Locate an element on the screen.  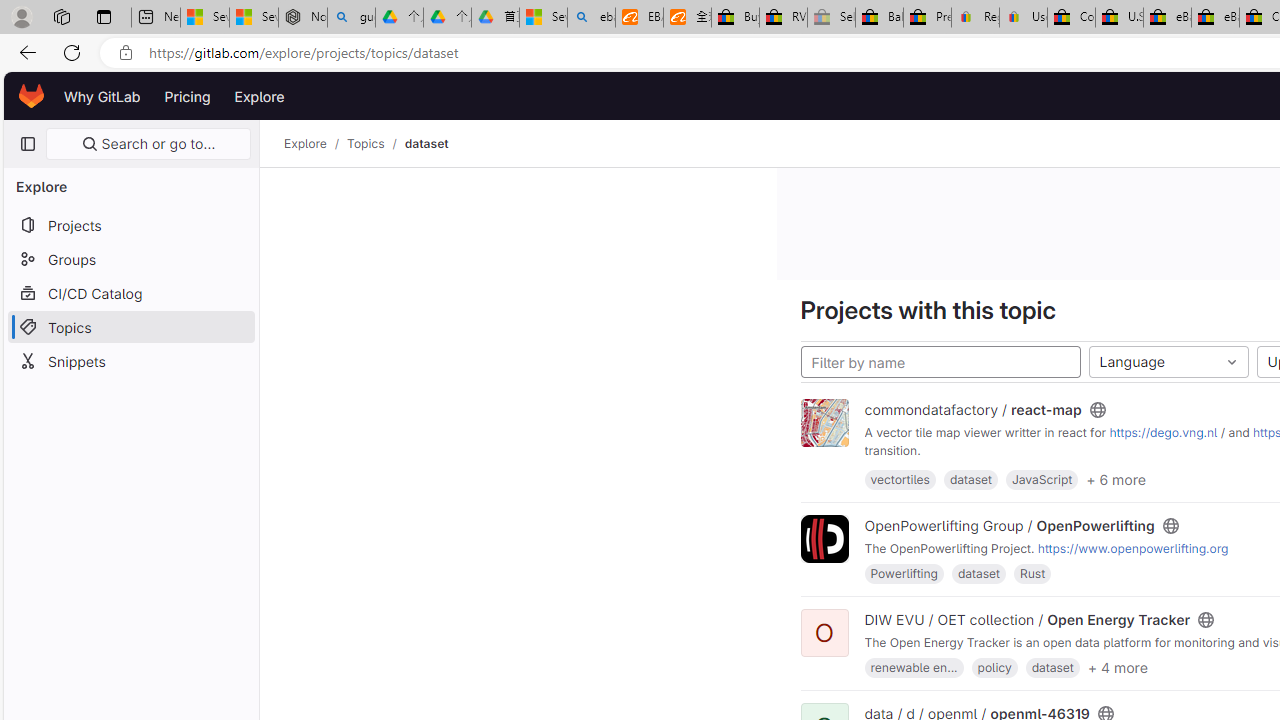
'renewable en...' is located at coordinates (912, 667).